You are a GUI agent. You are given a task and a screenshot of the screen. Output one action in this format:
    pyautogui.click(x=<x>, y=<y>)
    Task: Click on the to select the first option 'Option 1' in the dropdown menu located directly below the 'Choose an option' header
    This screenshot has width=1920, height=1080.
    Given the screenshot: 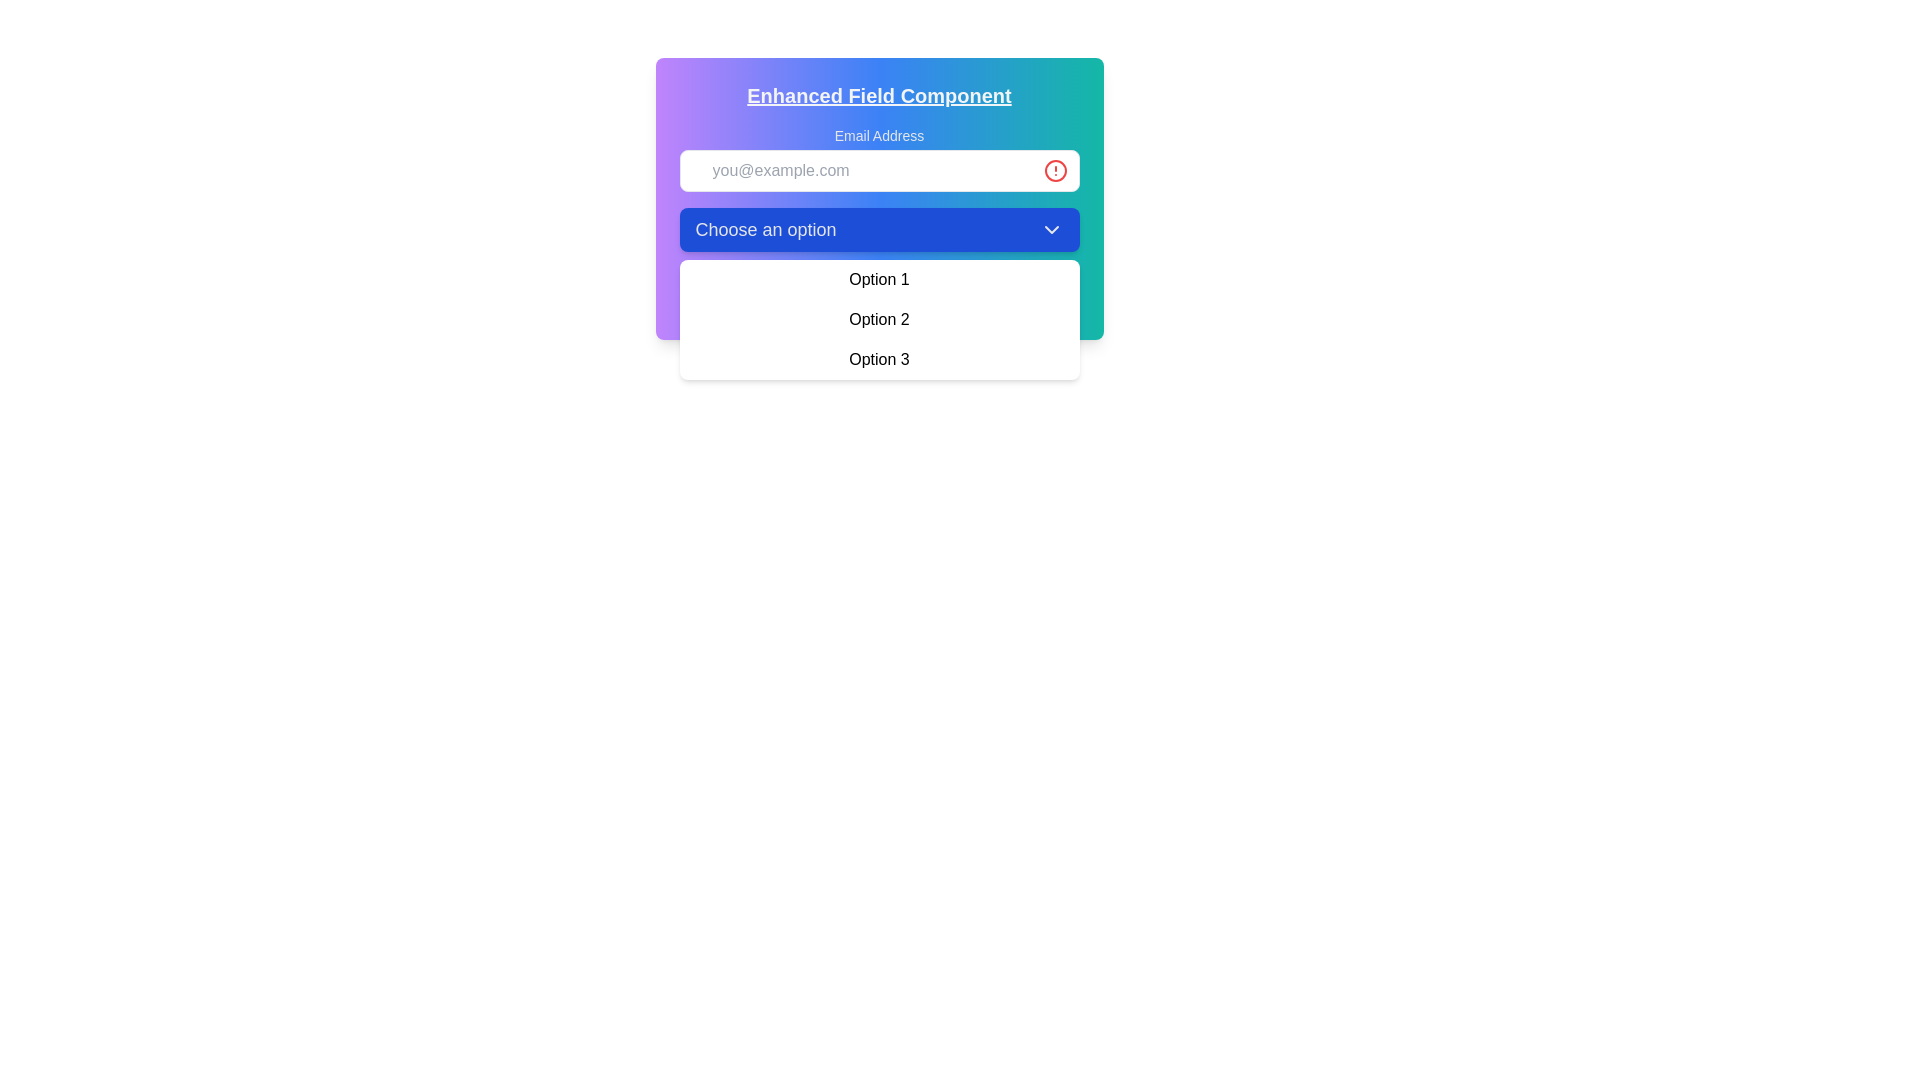 What is the action you would take?
    pyautogui.click(x=879, y=280)
    